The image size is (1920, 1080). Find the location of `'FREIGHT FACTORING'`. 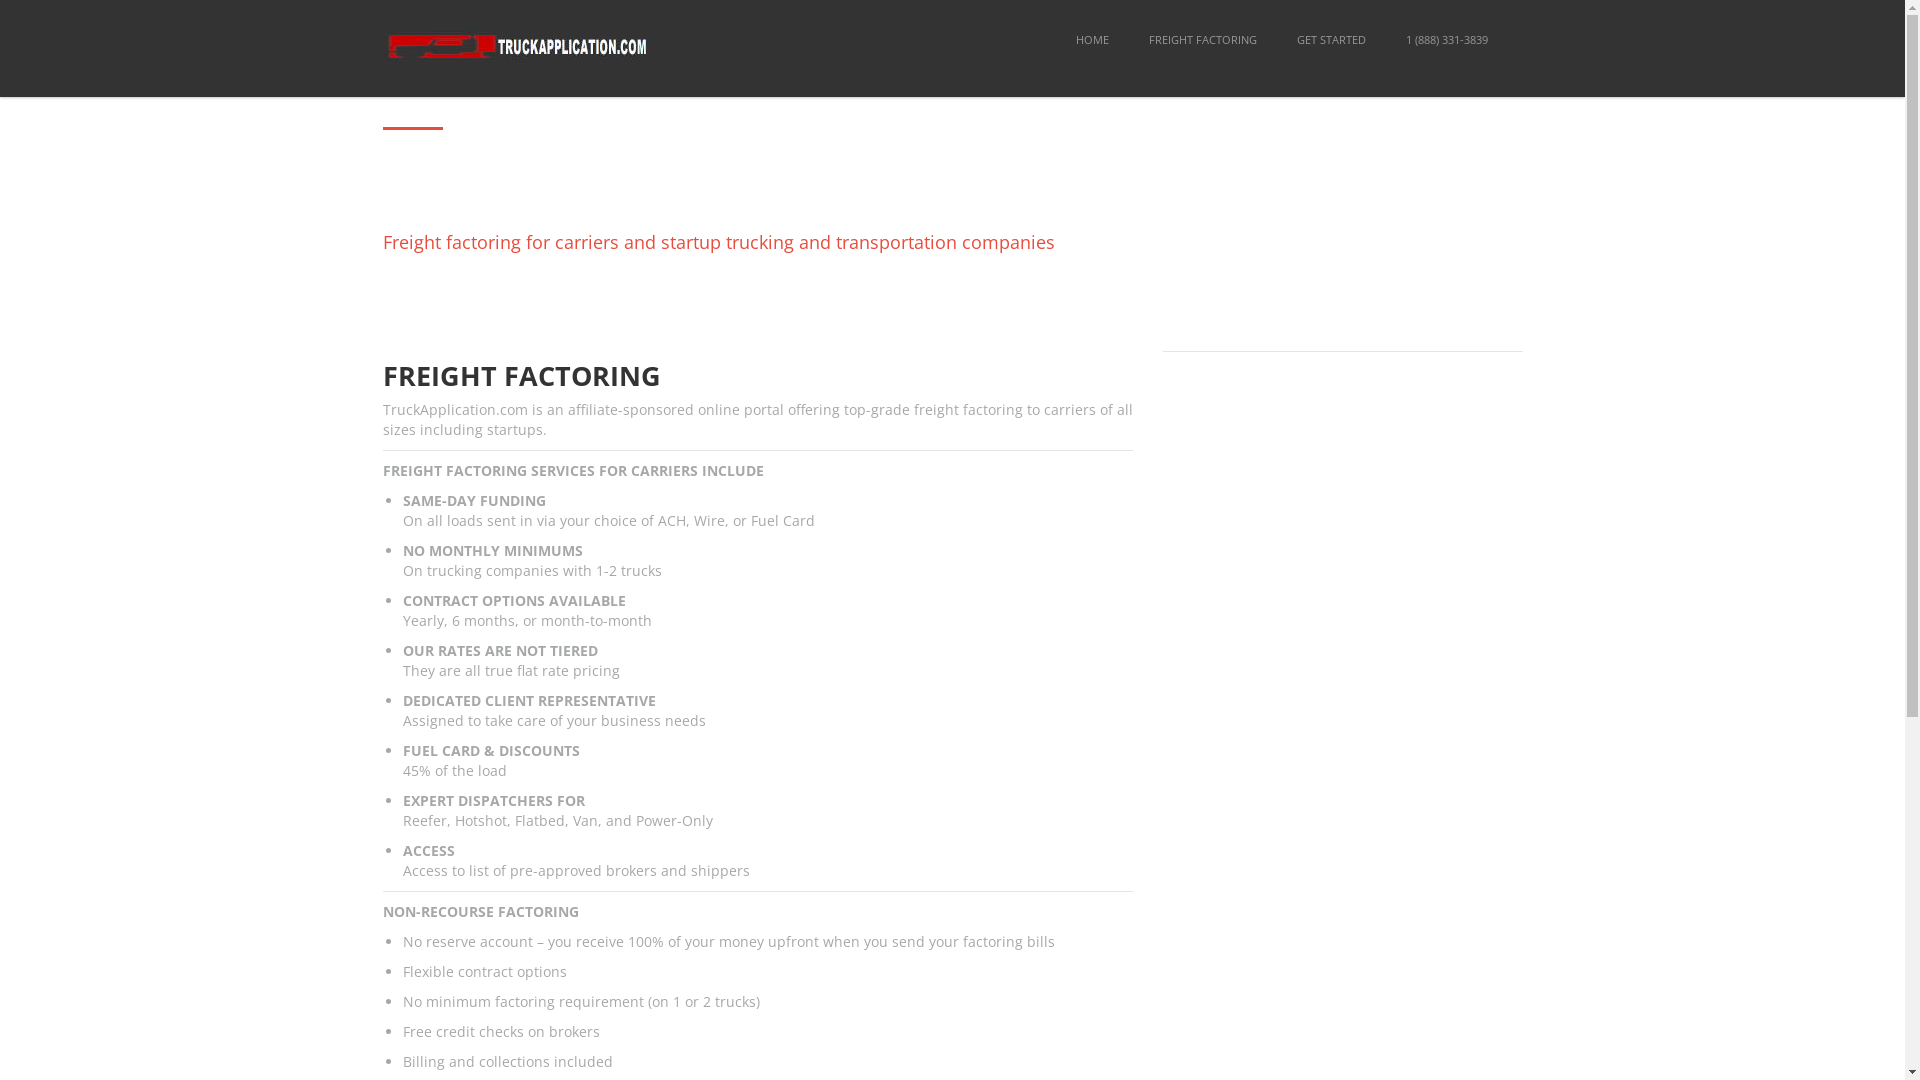

'FREIGHT FACTORING' is located at coordinates (1200, 41).